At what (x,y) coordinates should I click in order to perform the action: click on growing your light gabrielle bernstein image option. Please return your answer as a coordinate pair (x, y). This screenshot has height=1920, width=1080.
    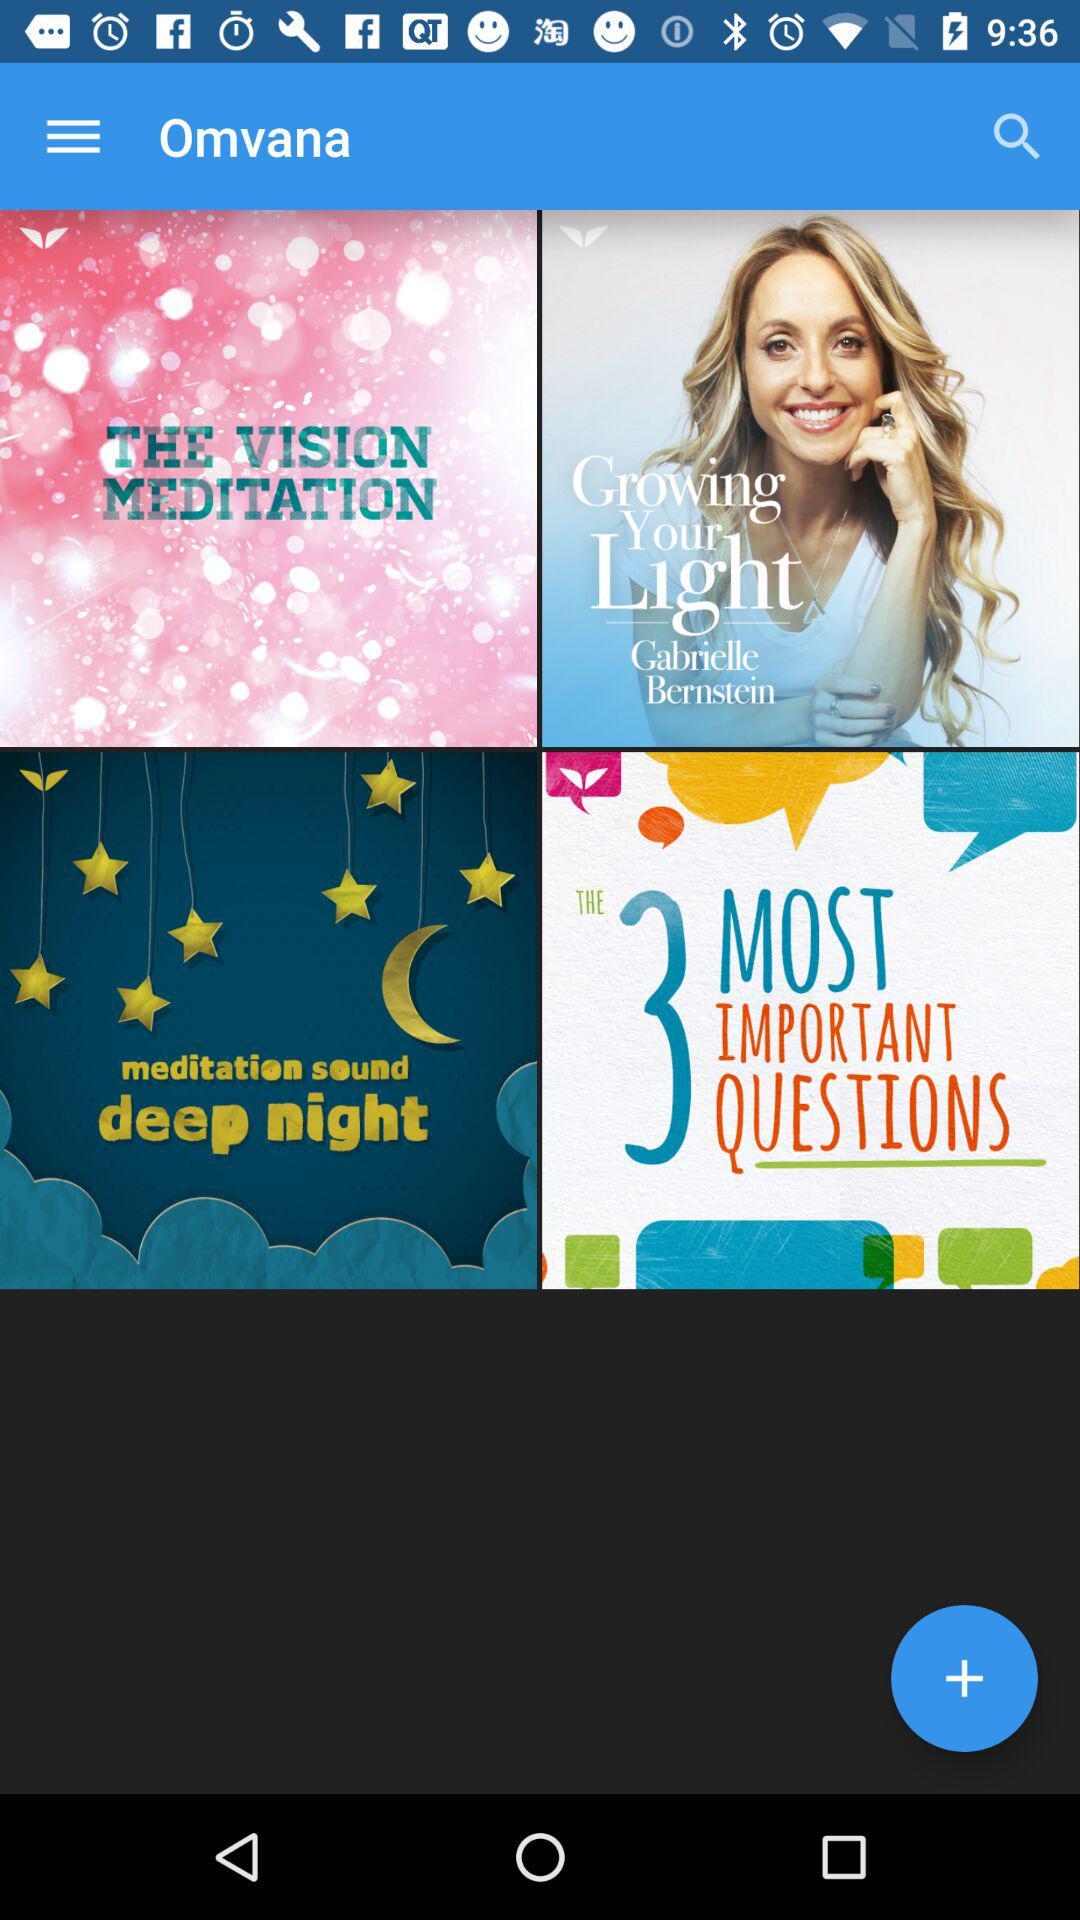
    Looking at the image, I should click on (810, 477).